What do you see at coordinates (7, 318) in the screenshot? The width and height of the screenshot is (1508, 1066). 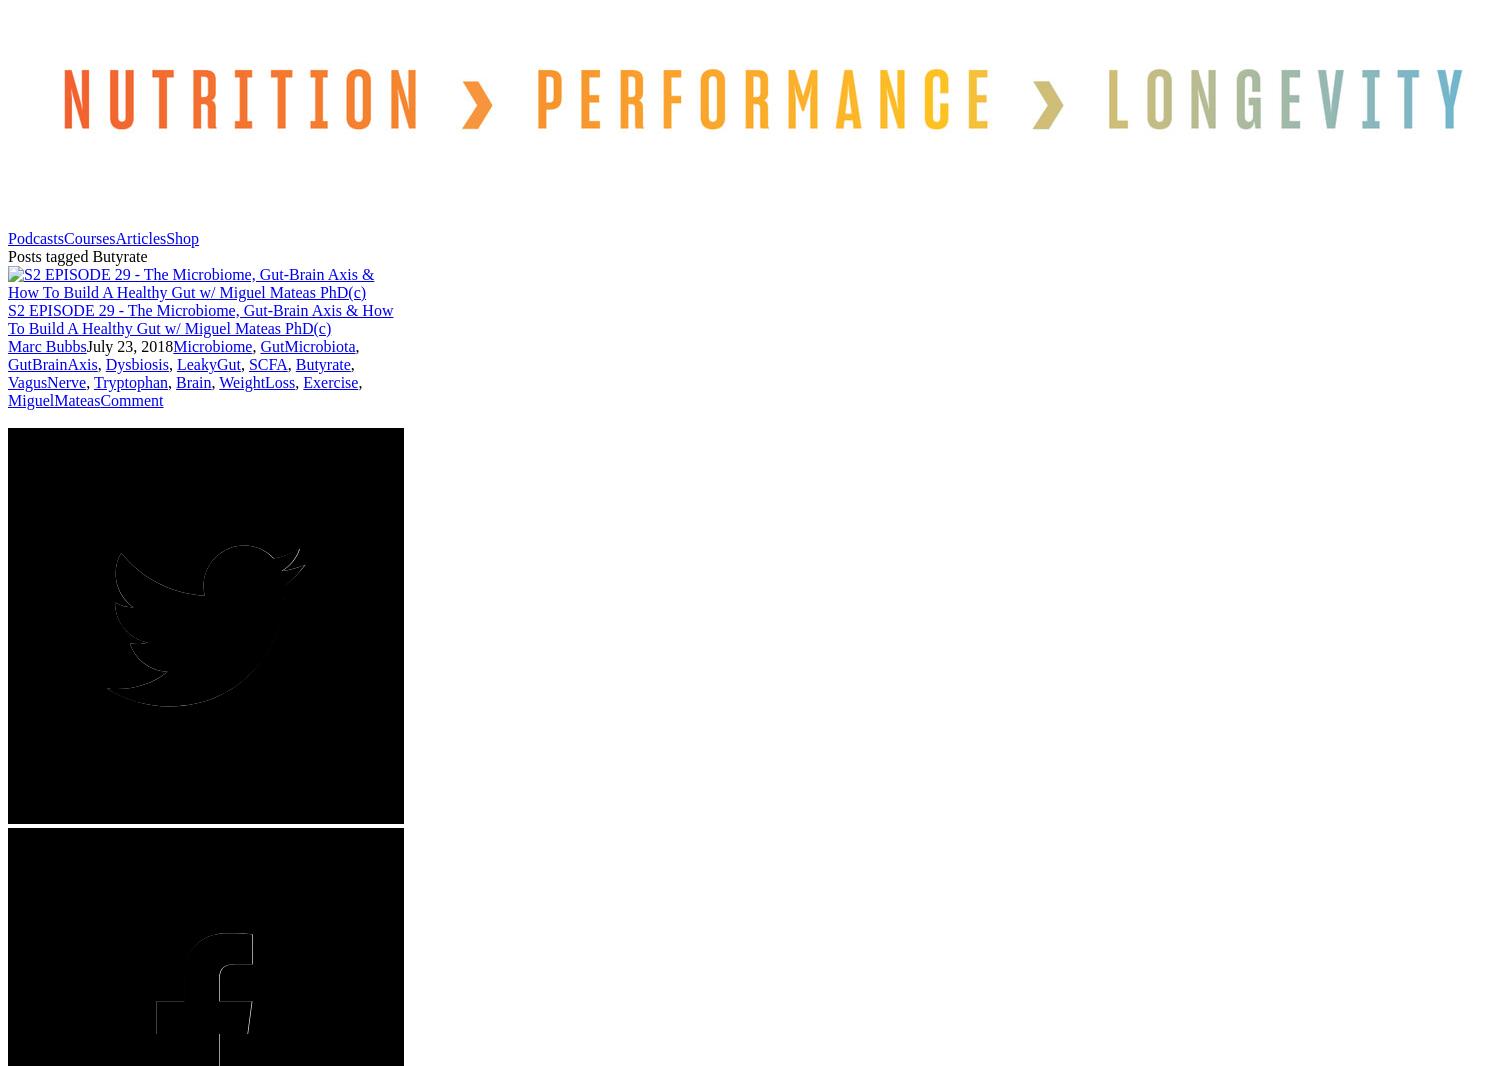 I see `'S2 EPISODE 29 - The Microbiome, Gut-Brain Axis & How To Build A Healthy Gut w/ Miguel Mateas PhD(c)'` at bounding box center [7, 318].